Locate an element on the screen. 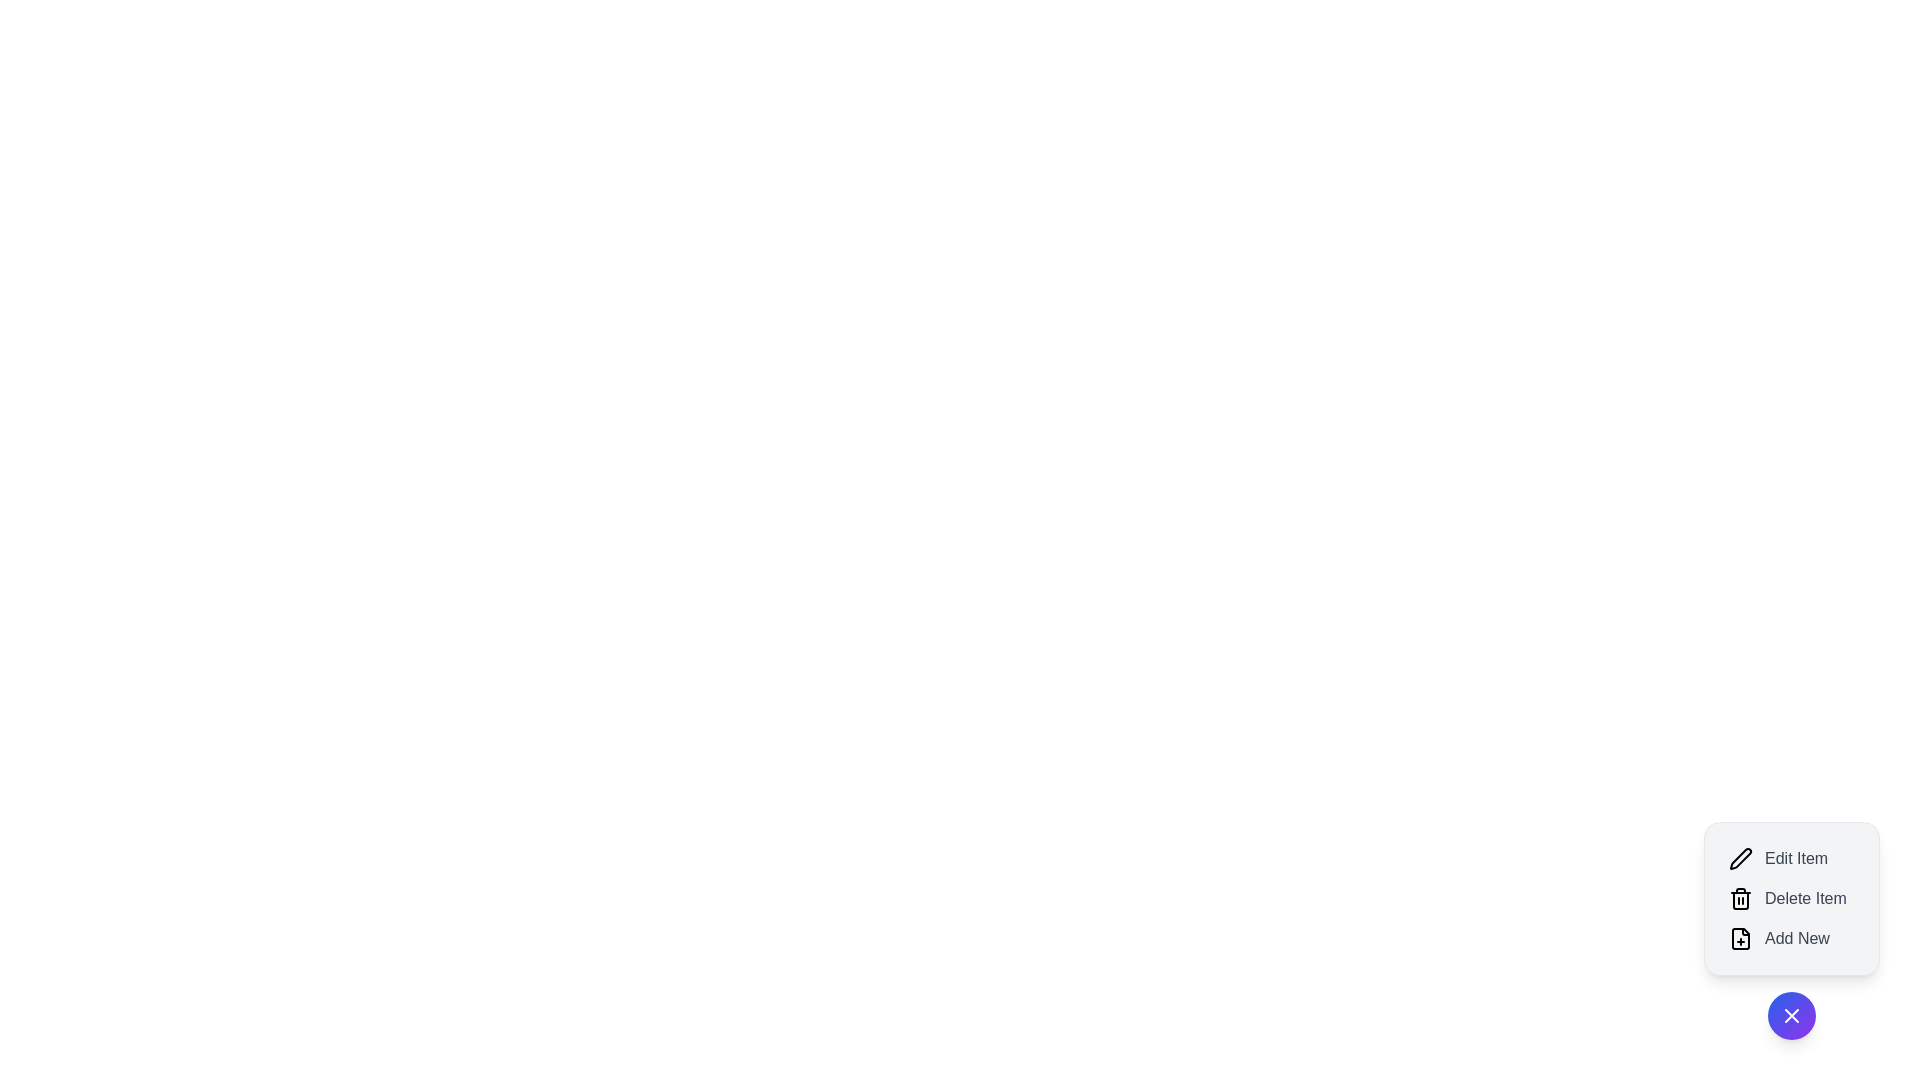  the 'Edit Item' button is located at coordinates (1791, 858).